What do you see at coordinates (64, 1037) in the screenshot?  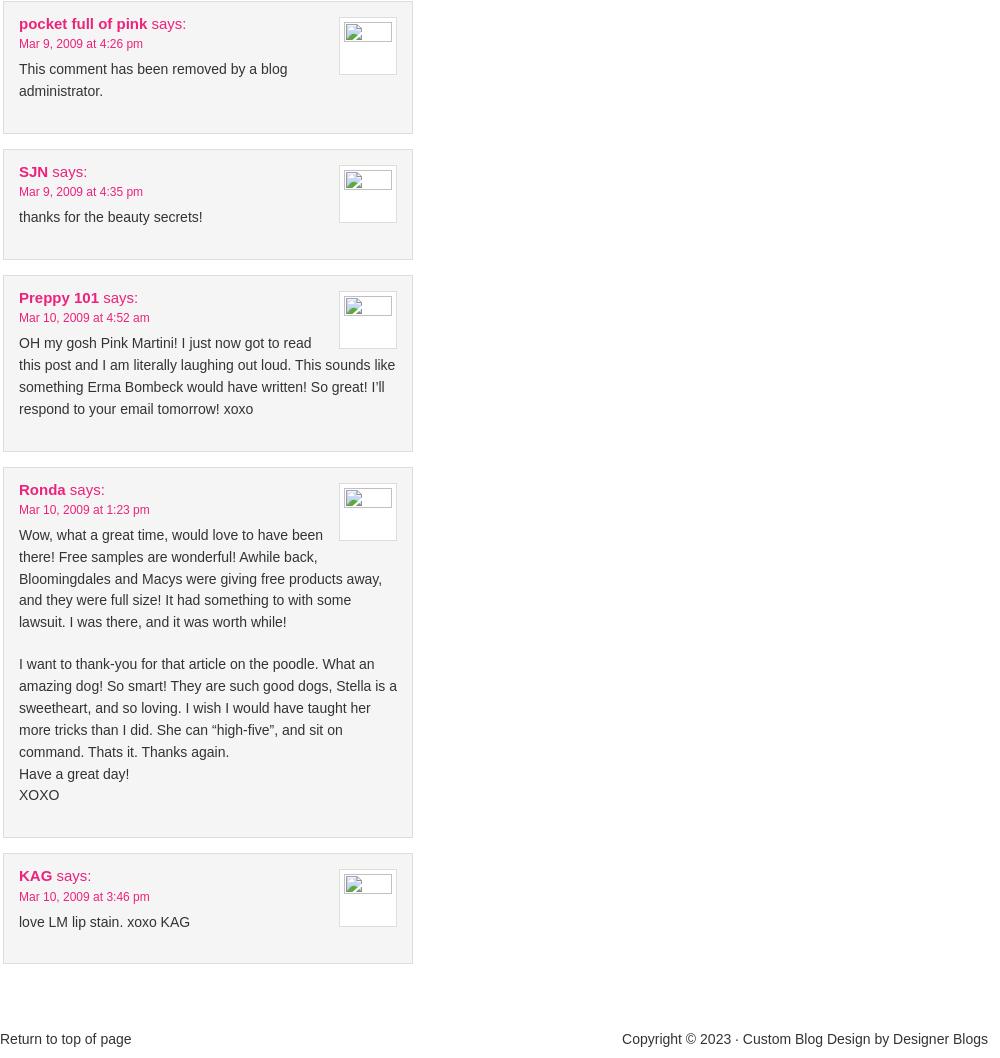 I see `'Return to top of page'` at bounding box center [64, 1037].